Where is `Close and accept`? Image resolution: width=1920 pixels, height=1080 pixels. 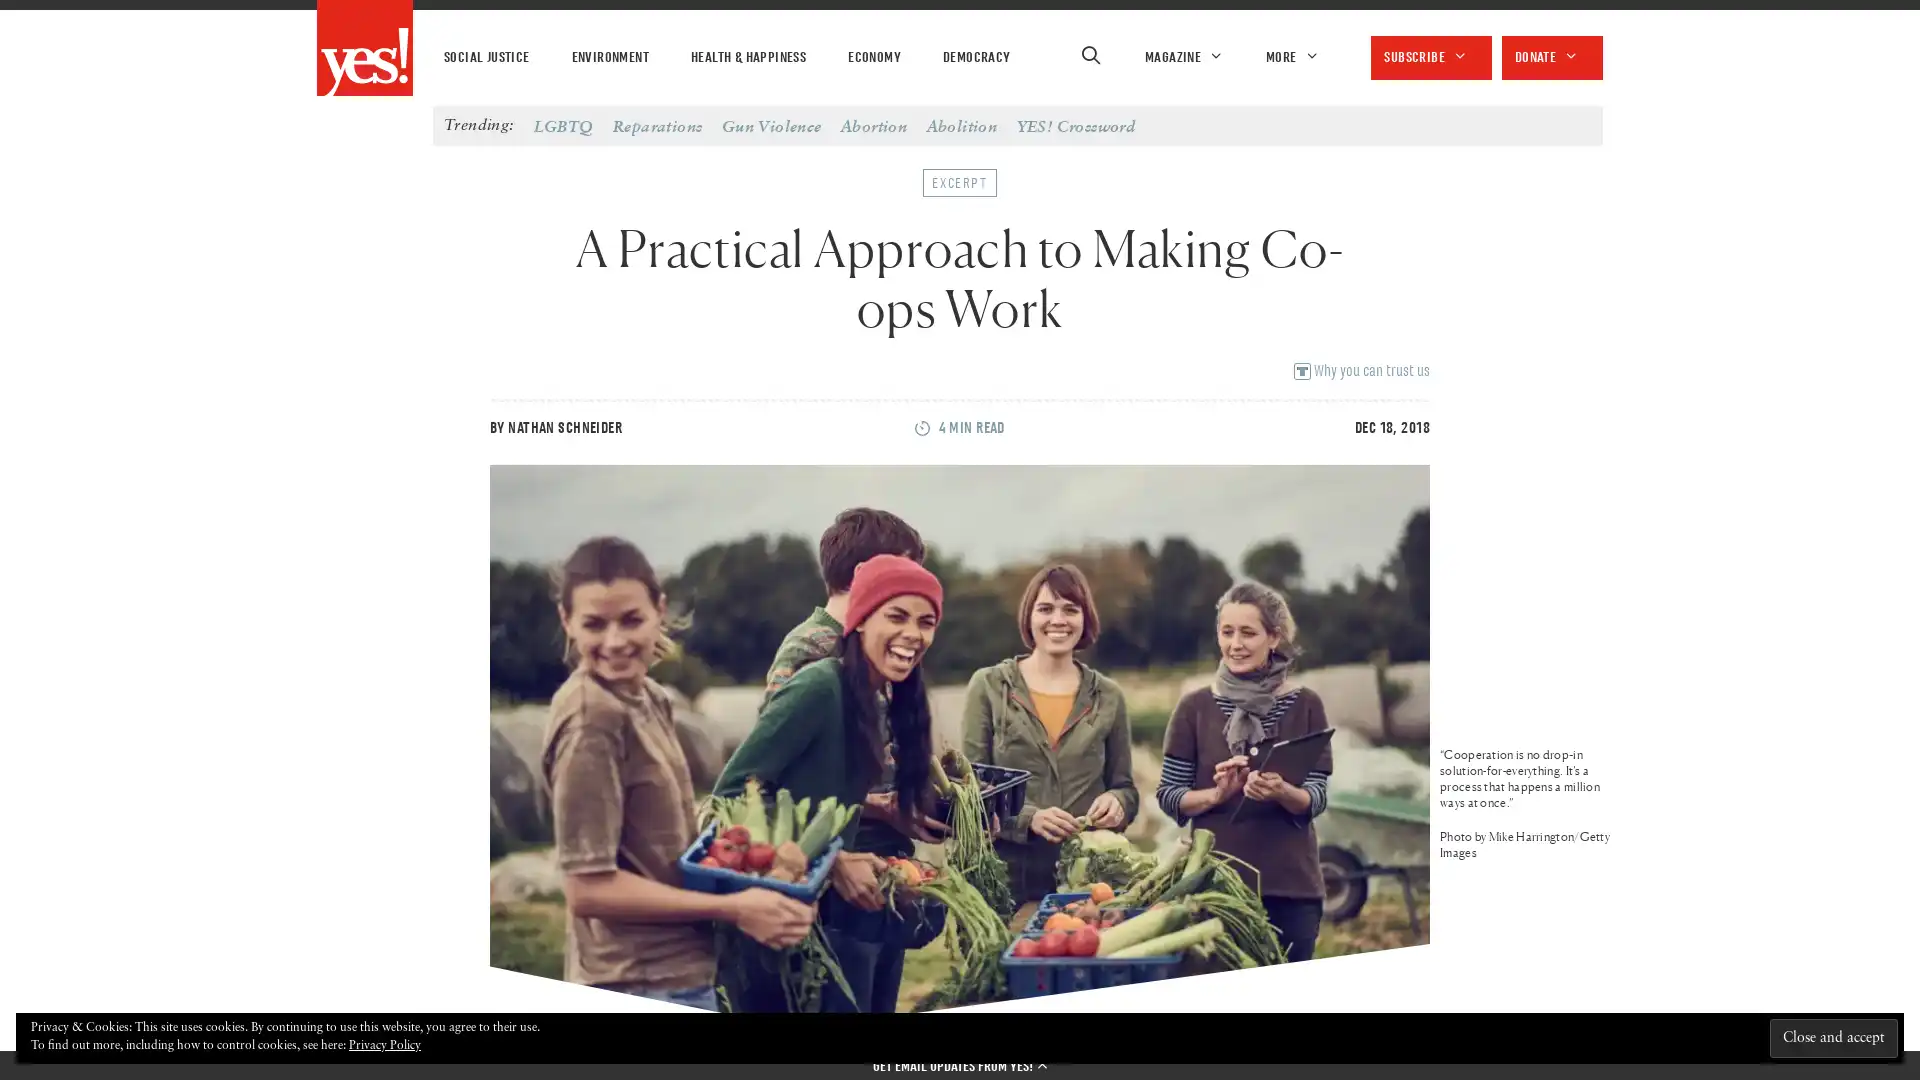
Close and accept is located at coordinates (1838, 1022).